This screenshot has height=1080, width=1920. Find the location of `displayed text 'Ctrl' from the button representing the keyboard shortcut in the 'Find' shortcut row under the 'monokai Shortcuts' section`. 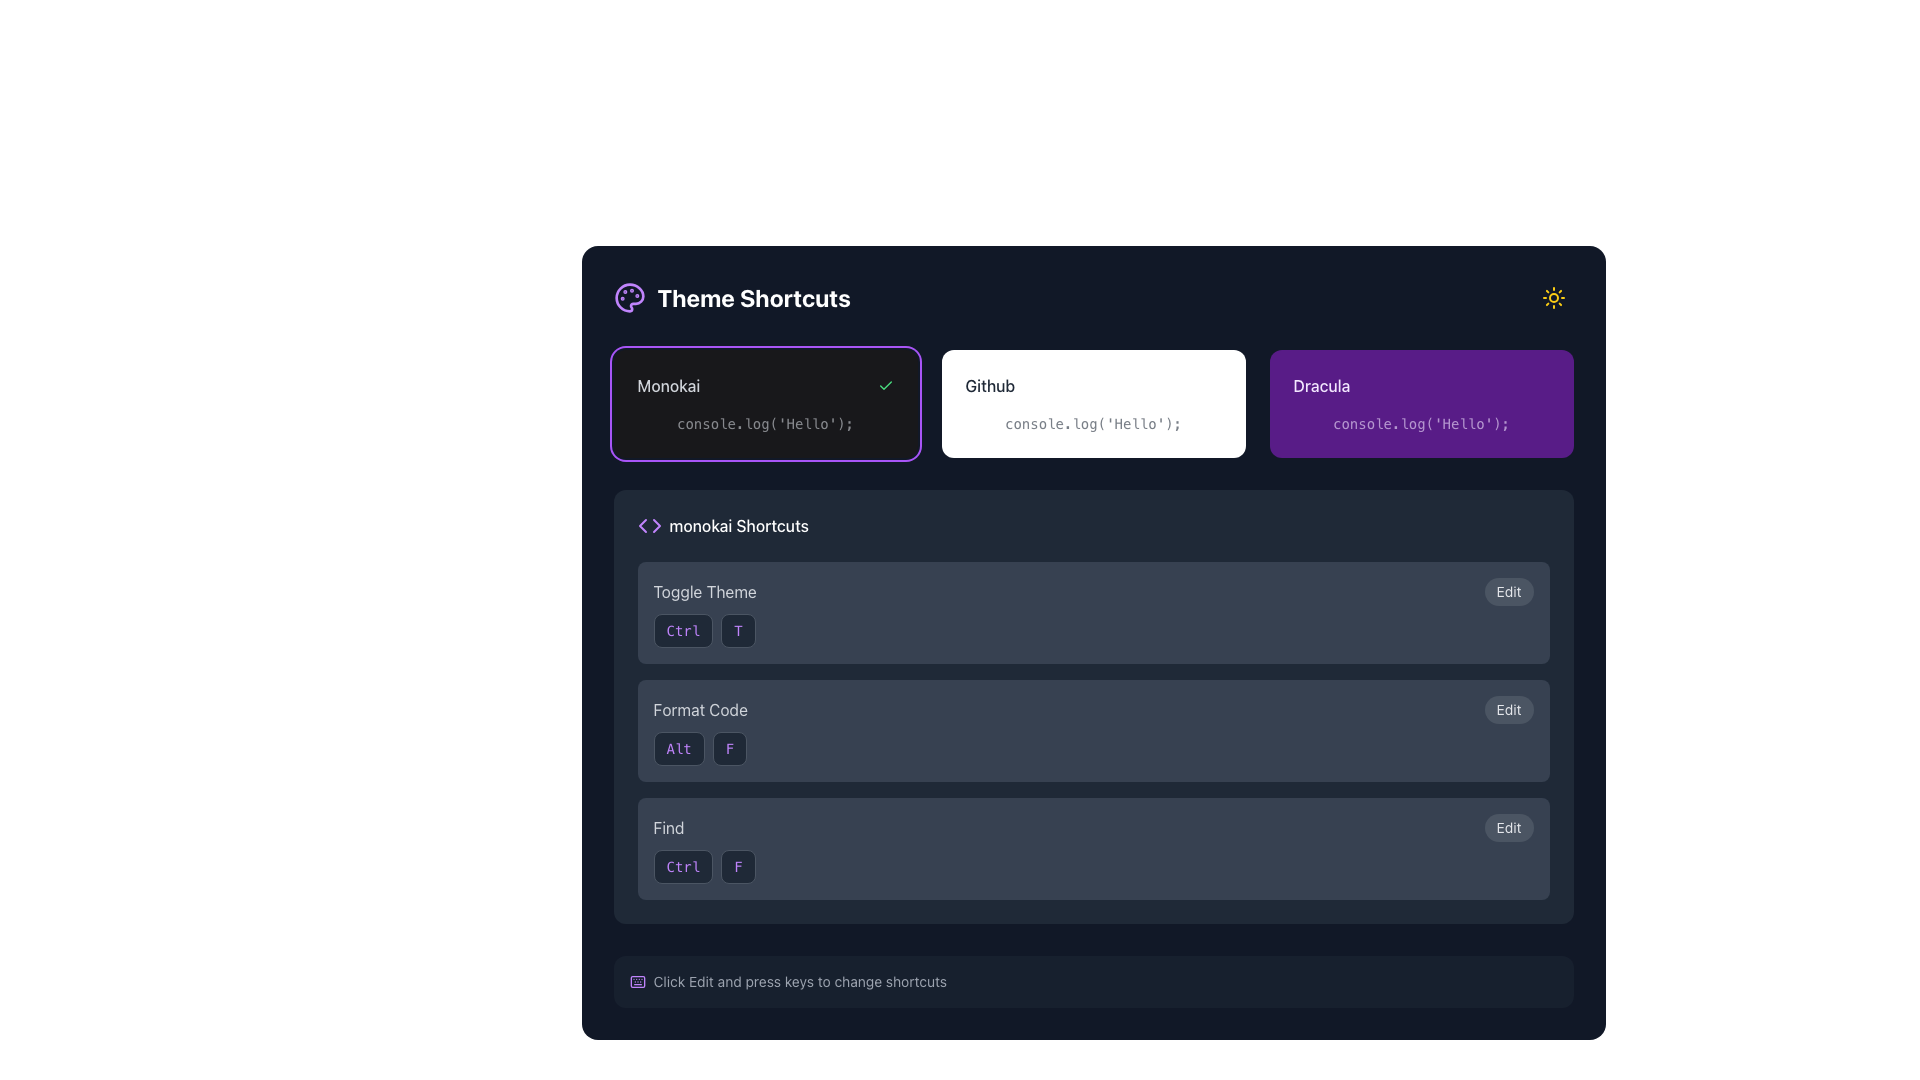

displayed text 'Ctrl' from the button representing the keyboard shortcut in the 'Find' shortcut row under the 'monokai Shortcuts' section is located at coordinates (683, 866).